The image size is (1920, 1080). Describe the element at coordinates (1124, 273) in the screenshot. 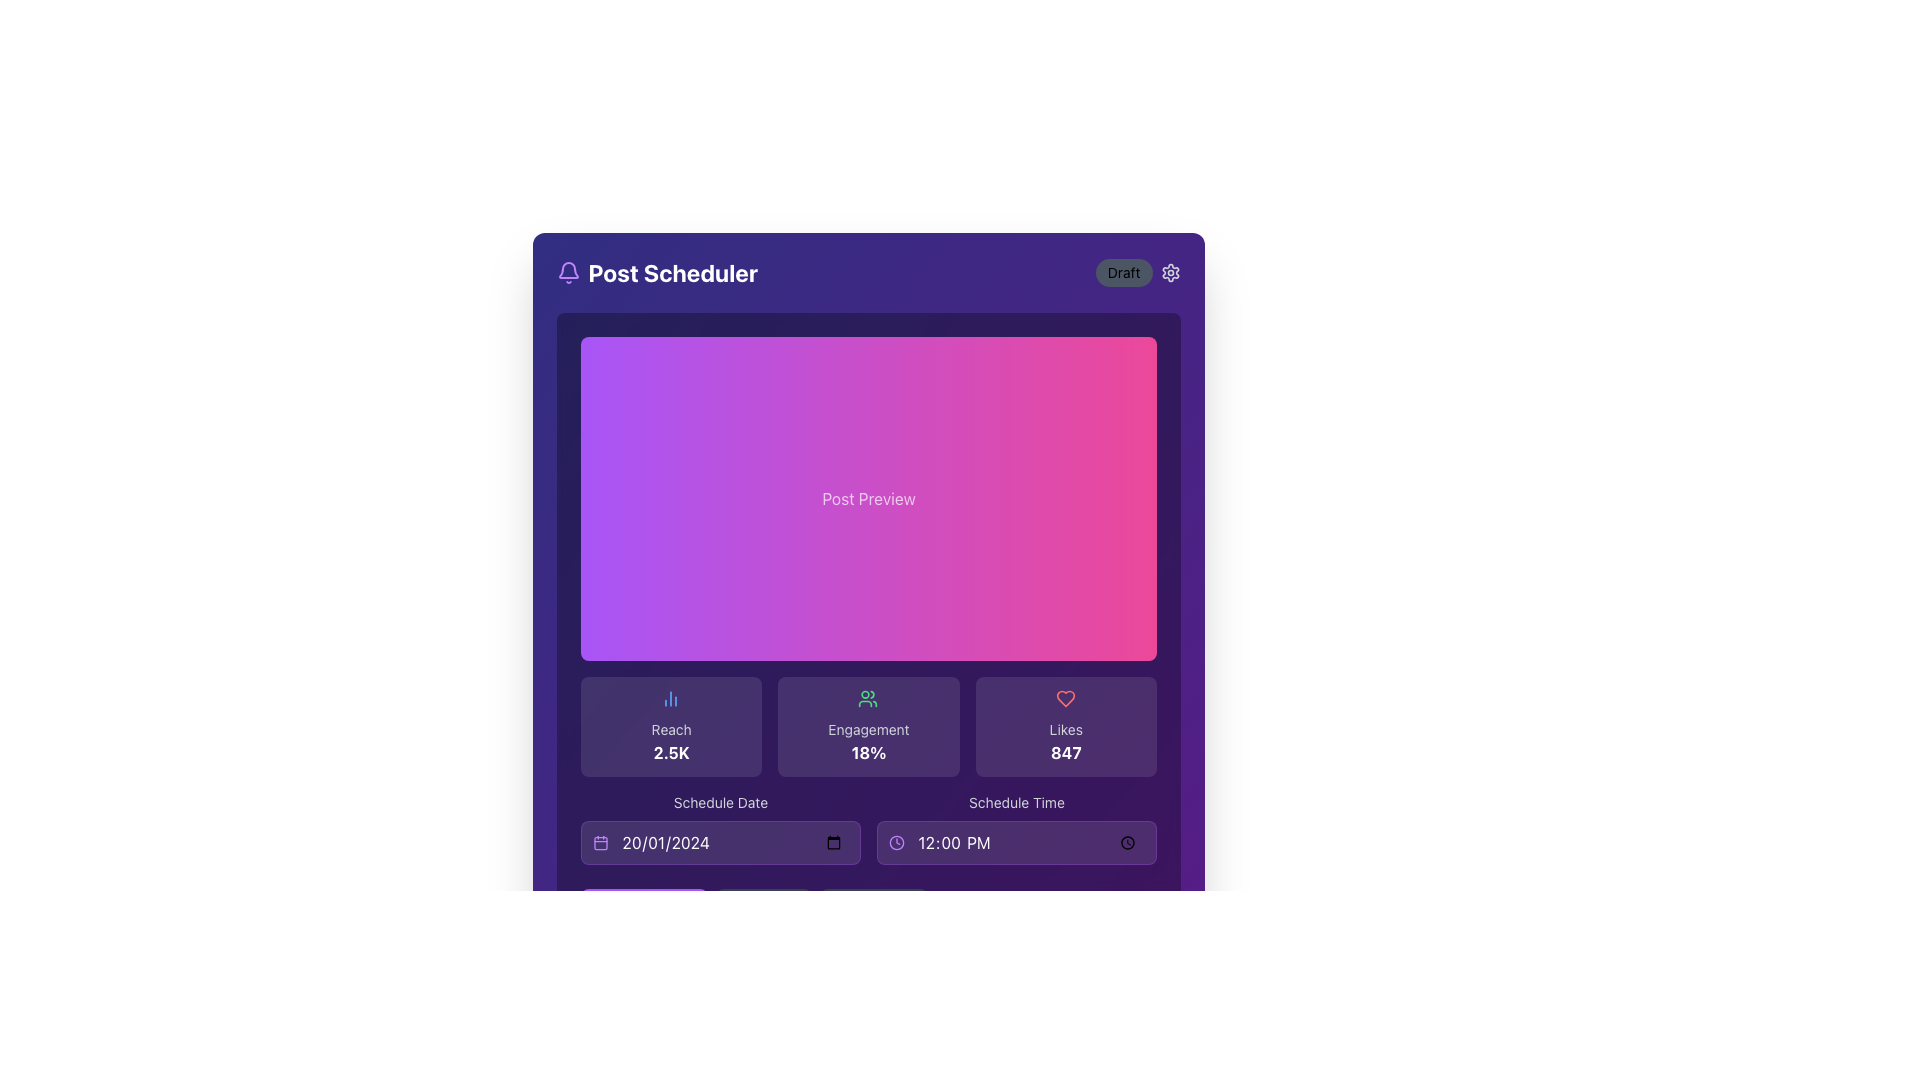

I see `the small, pill-shaped label with a dark background and the text 'Draft' in white, located in the top right corner of the interface` at that location.